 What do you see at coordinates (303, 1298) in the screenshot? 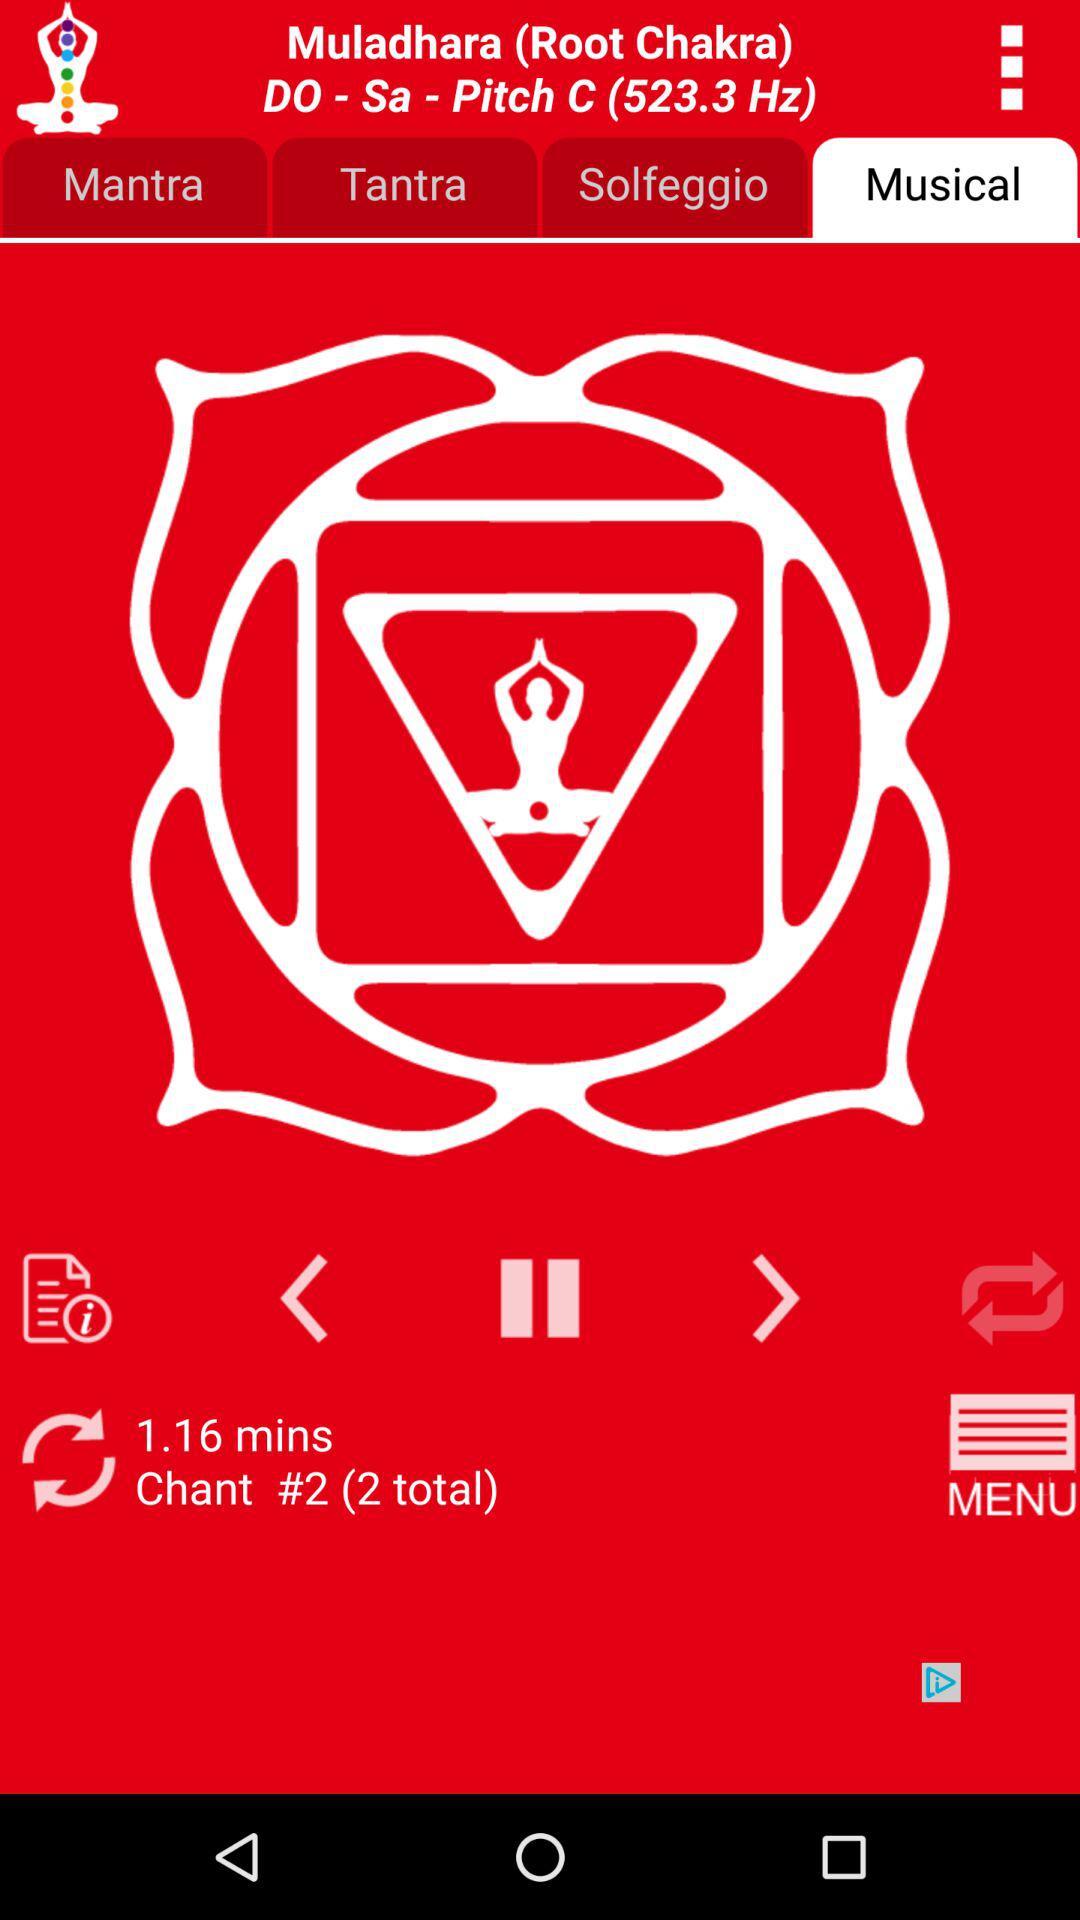
I see `previous audio` at bounding box center [303, 1298].